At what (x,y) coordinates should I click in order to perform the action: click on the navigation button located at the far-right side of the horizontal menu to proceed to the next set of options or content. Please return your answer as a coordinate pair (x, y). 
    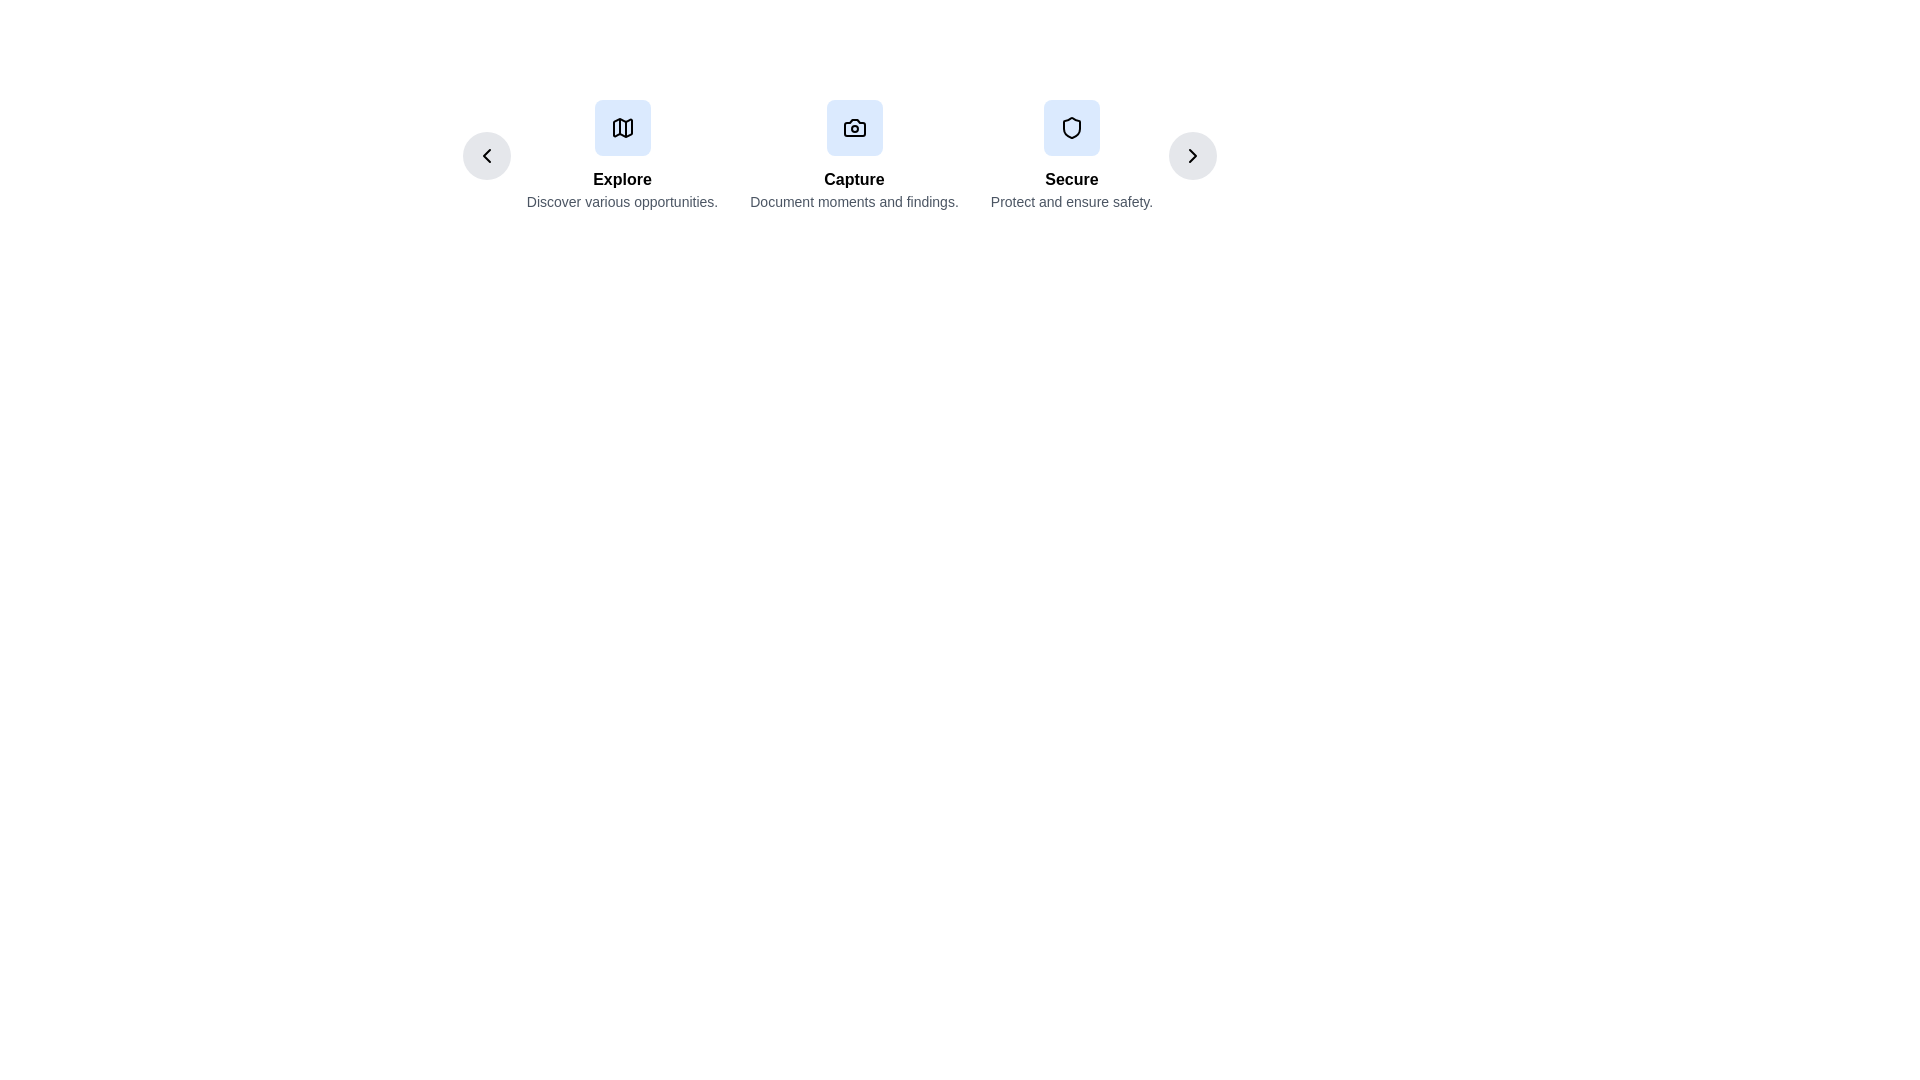
    Looking at the image, I should click on (1193, 154).